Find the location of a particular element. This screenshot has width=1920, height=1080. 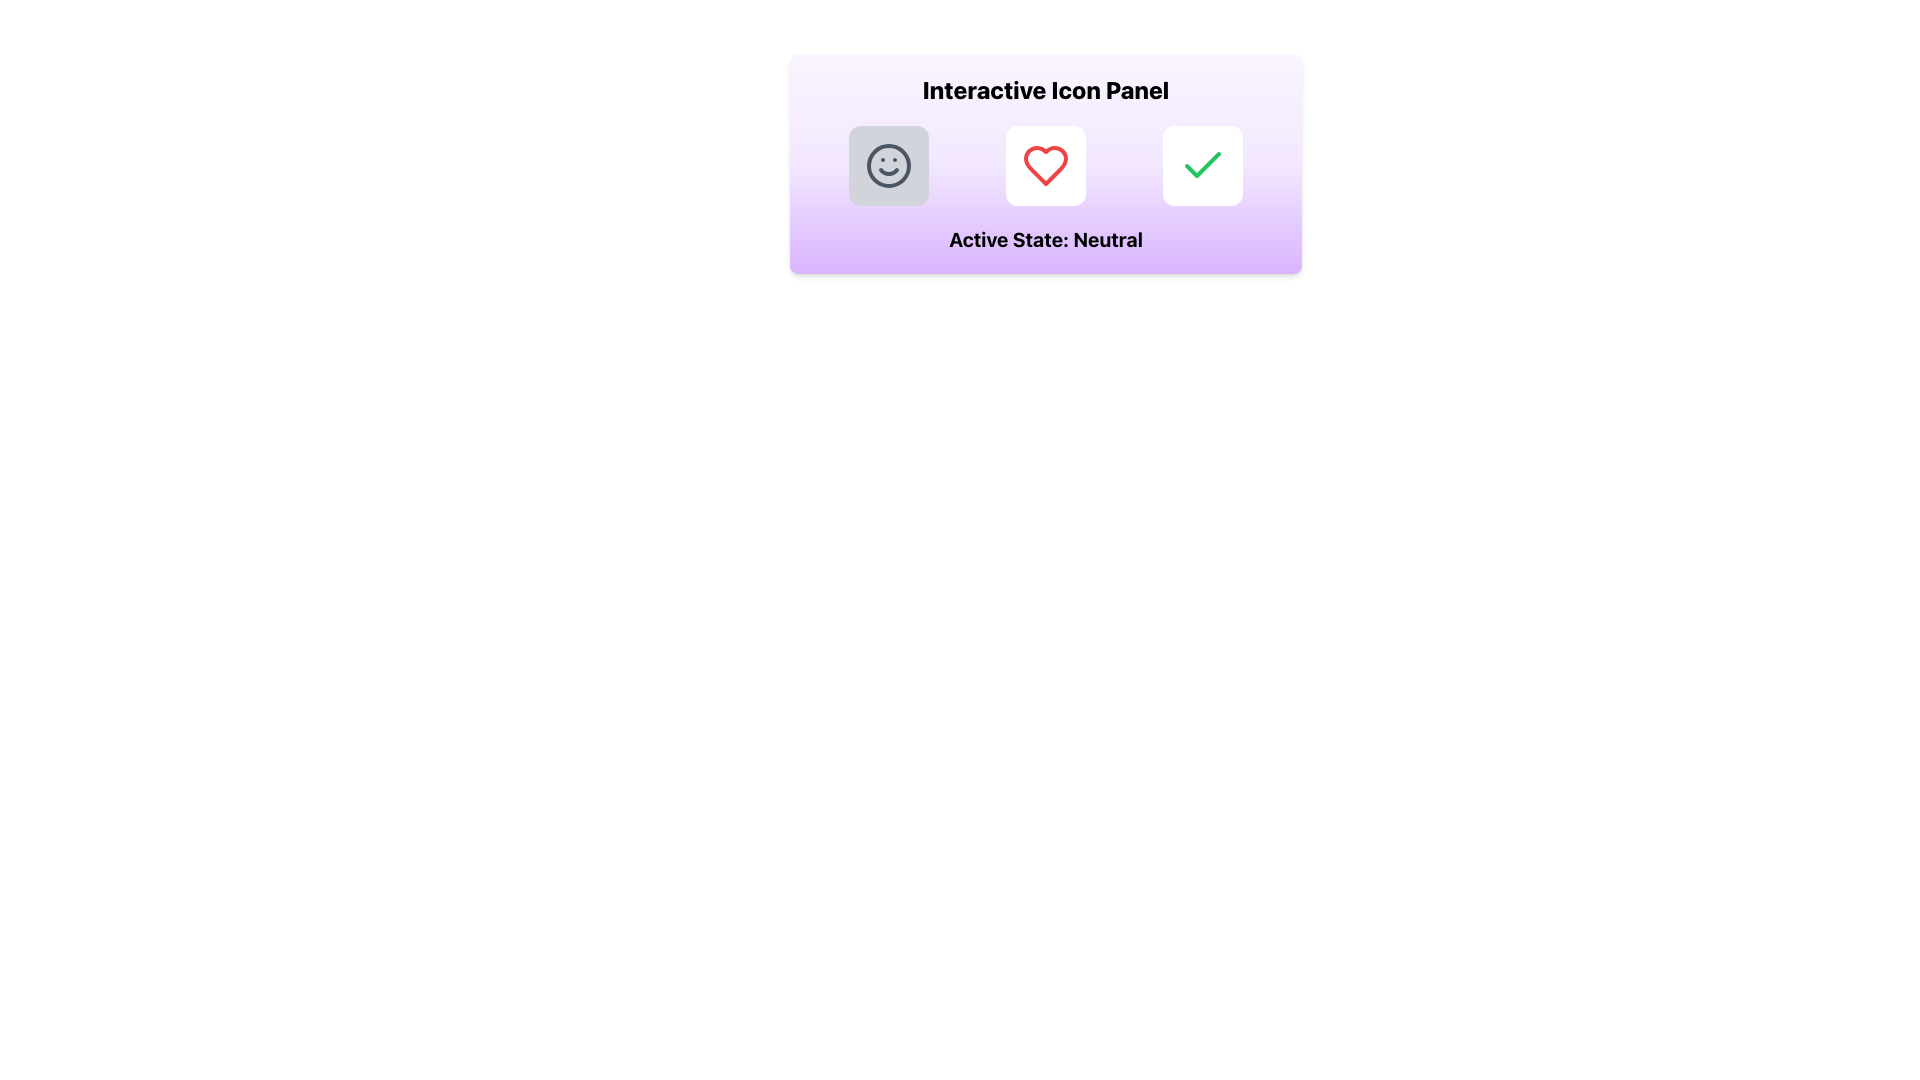

the interactive button with a heart icon located in the Interactive Icon Panel is located at coordinates (1045, 163).